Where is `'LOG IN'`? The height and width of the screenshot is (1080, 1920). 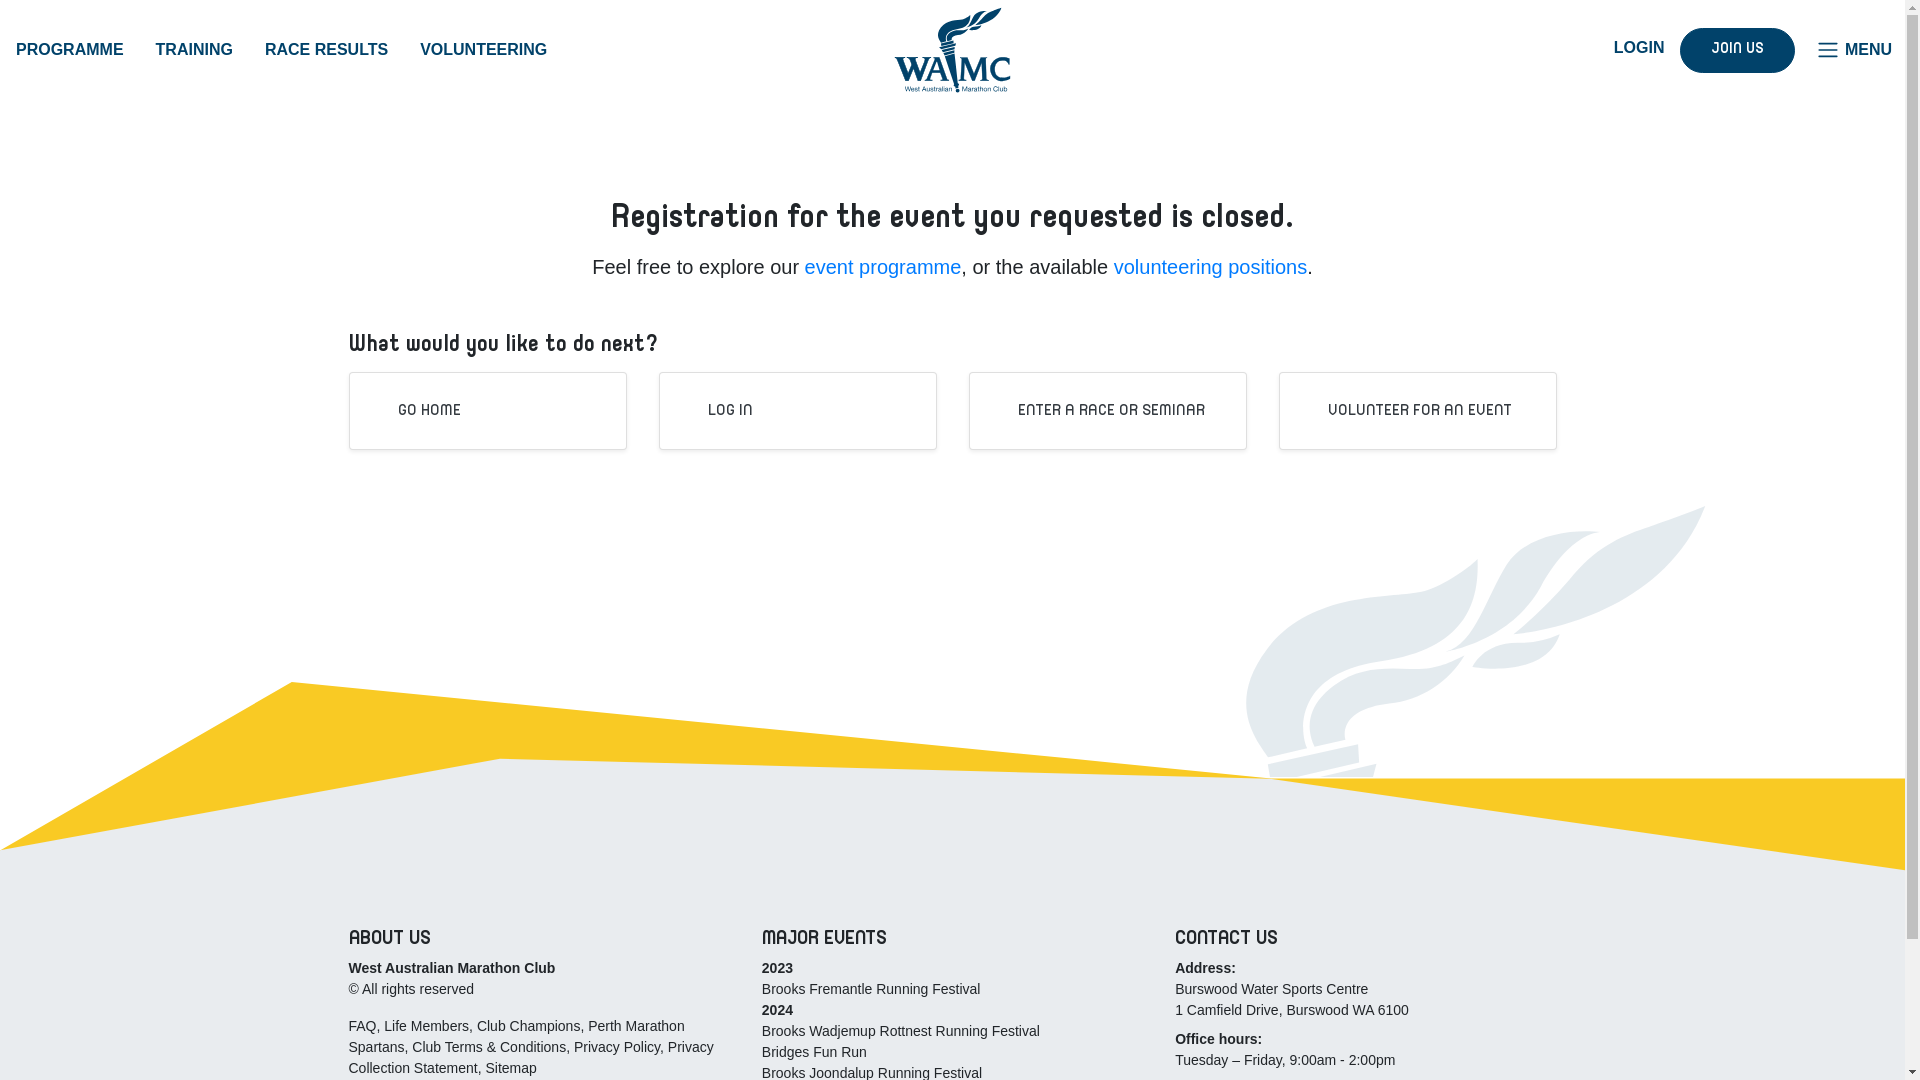 'LOG IN' is located at coordinates (716, 410).